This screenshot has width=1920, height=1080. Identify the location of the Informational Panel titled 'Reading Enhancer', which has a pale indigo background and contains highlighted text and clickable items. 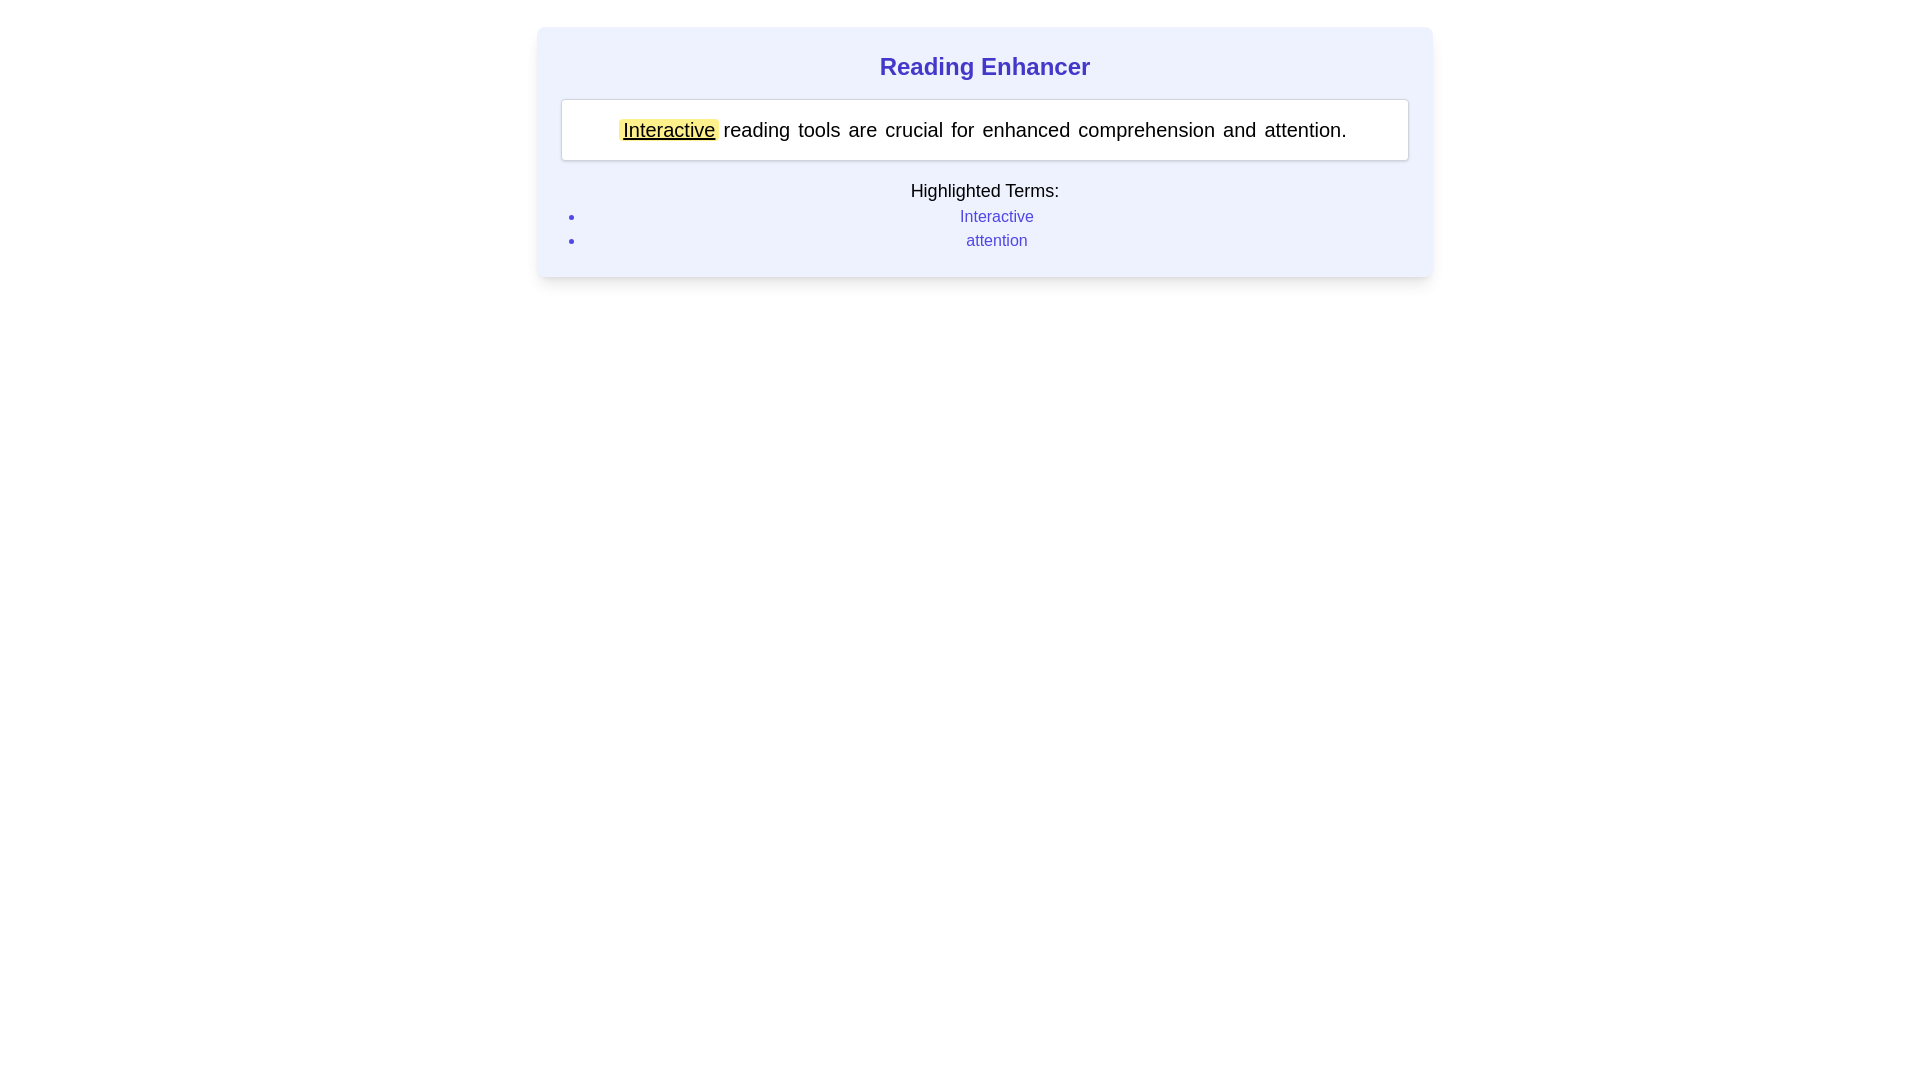
(984, 150).